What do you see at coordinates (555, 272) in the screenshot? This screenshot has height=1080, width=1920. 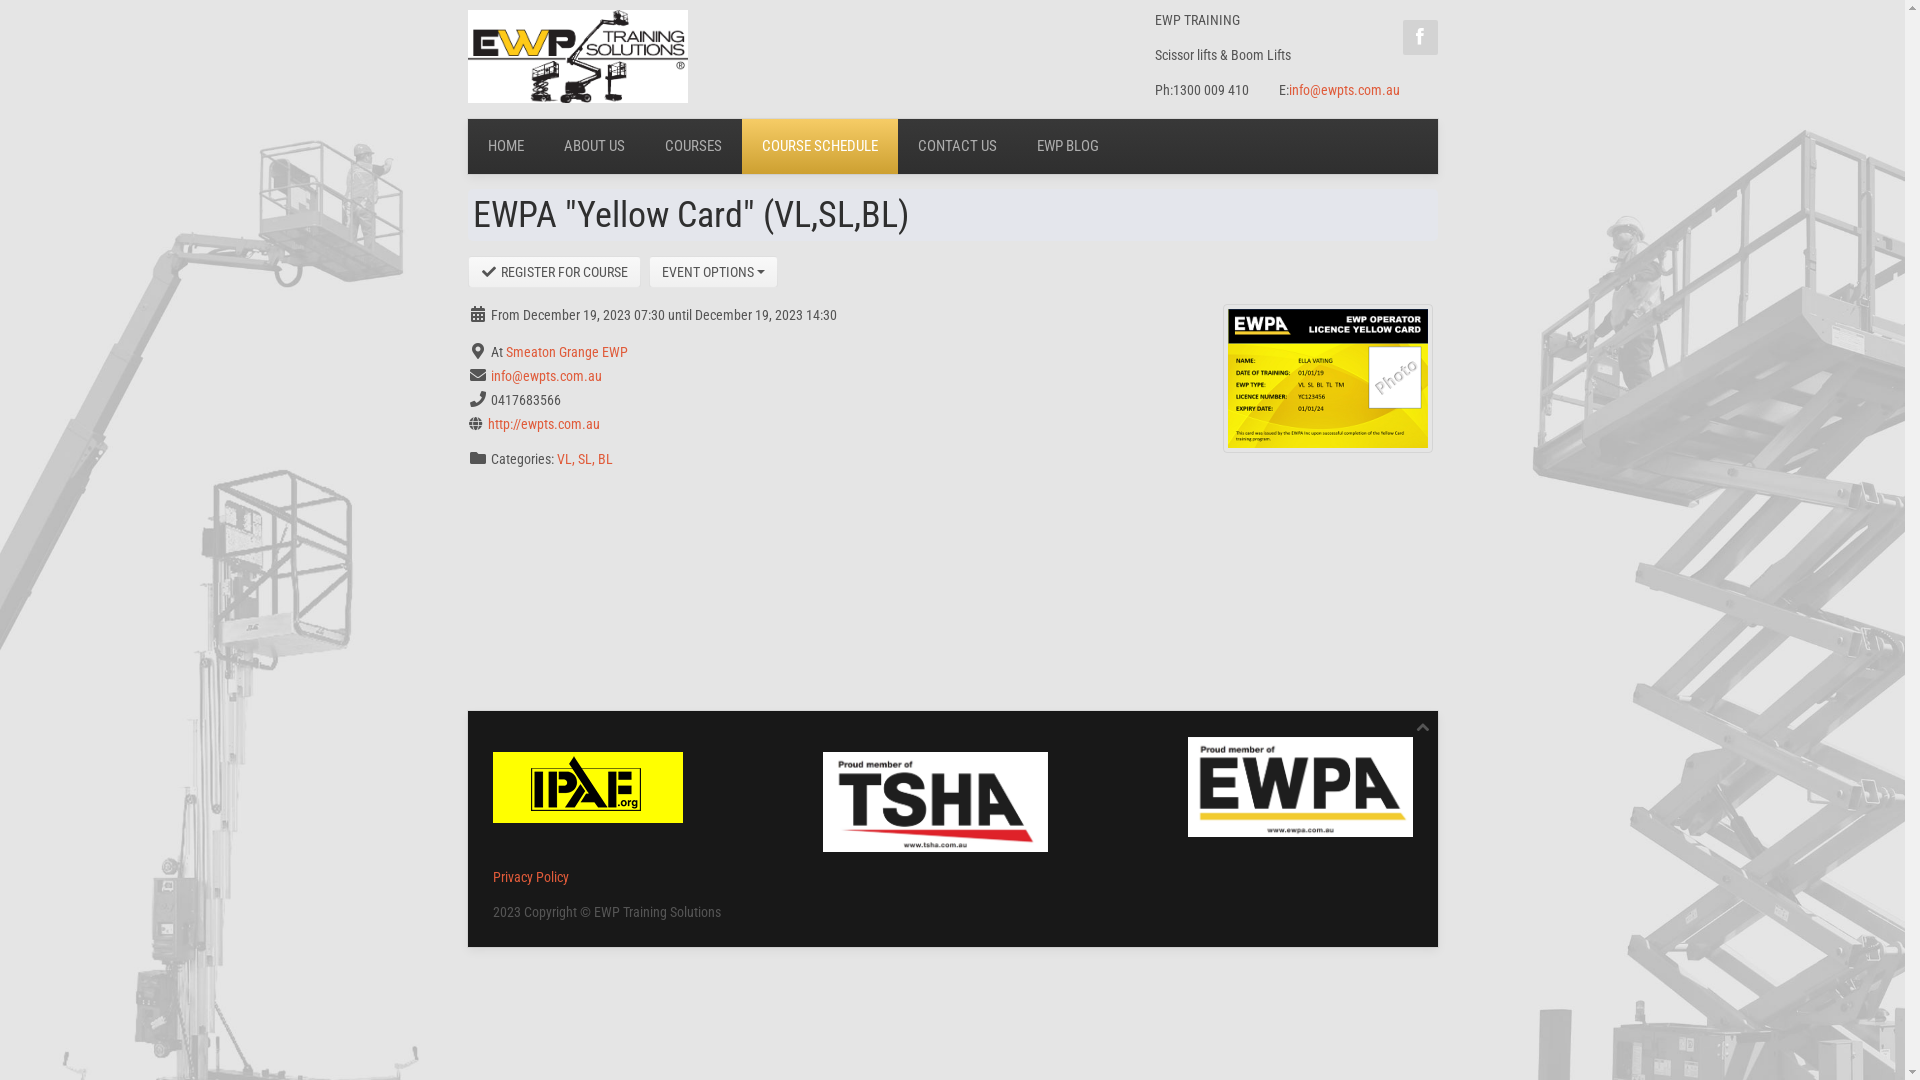 I see `'REGISTER FOR COURSE'` at bounding box center [555, 272].